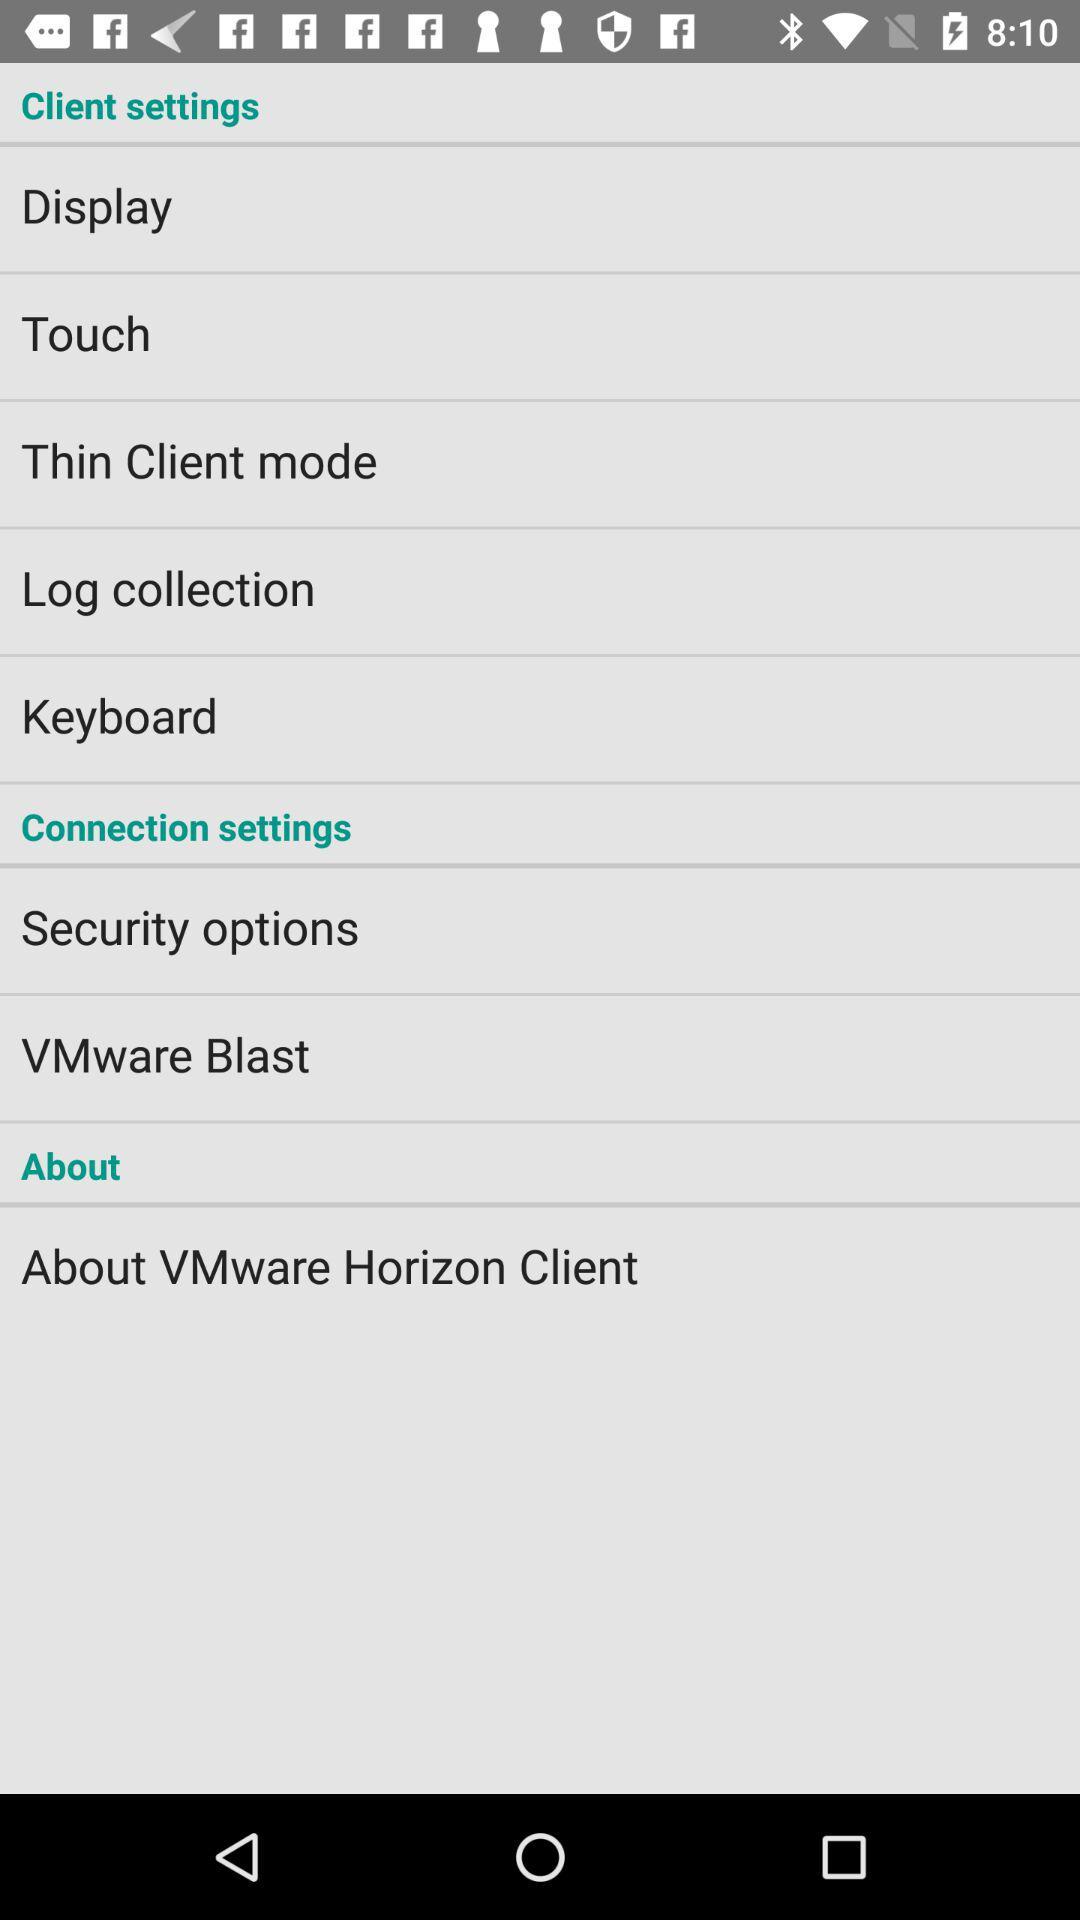  Describe the element at coordinates (540, 1251) in the screenshot. I see `the item below the about app` at that location.